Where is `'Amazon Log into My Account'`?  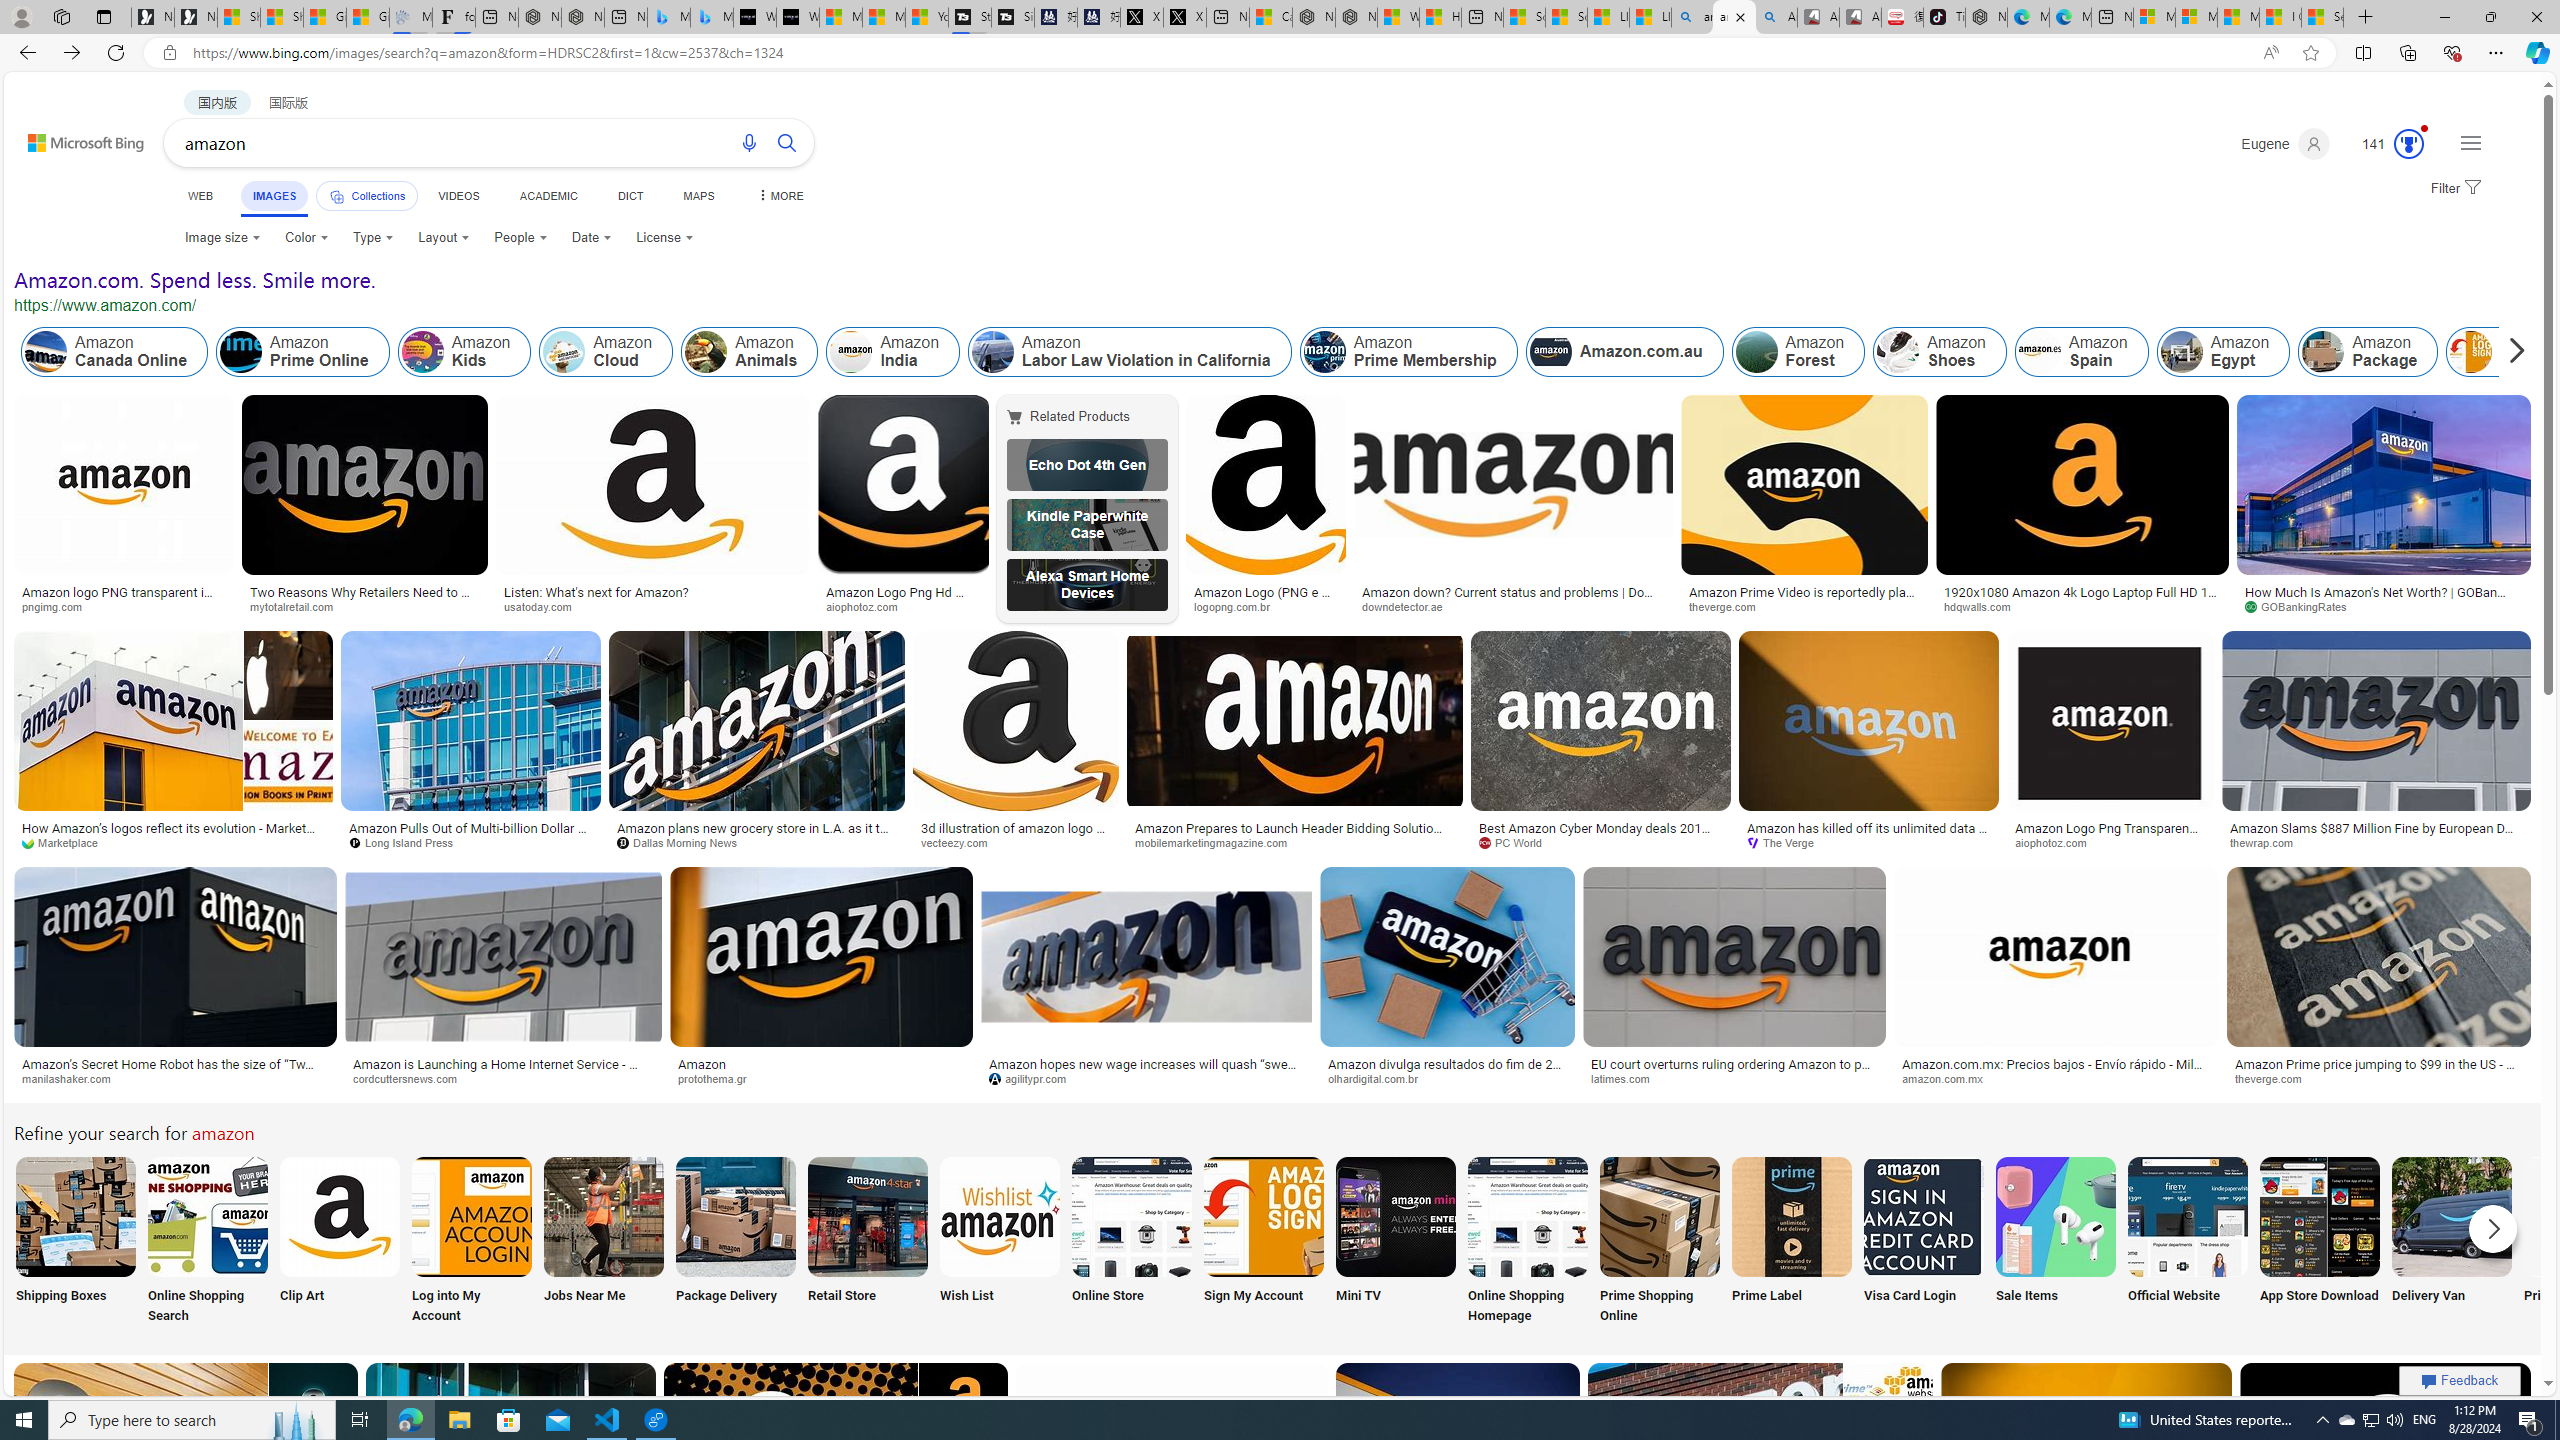
'Amazon Log into My Account' is located at coordinates (472, 1215).